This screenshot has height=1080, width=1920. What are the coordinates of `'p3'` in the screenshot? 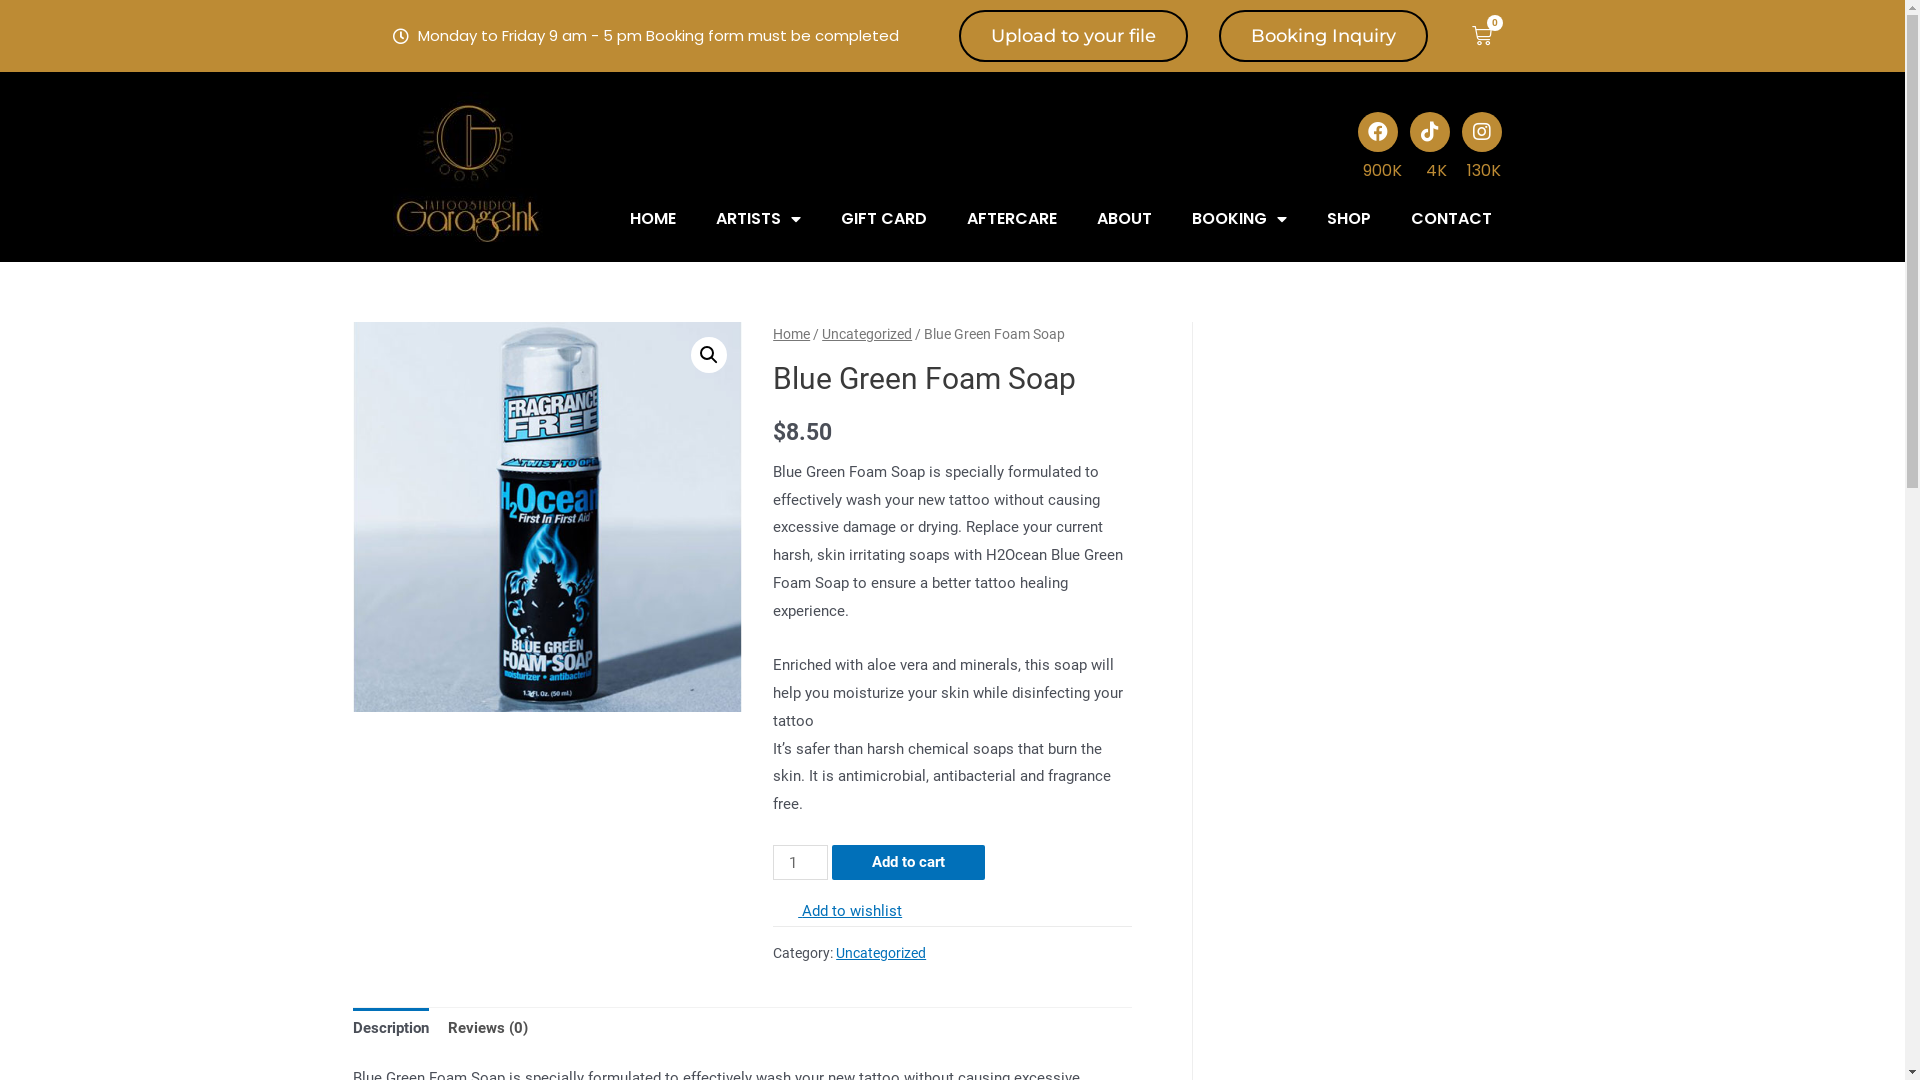 It's located at (547, 515).